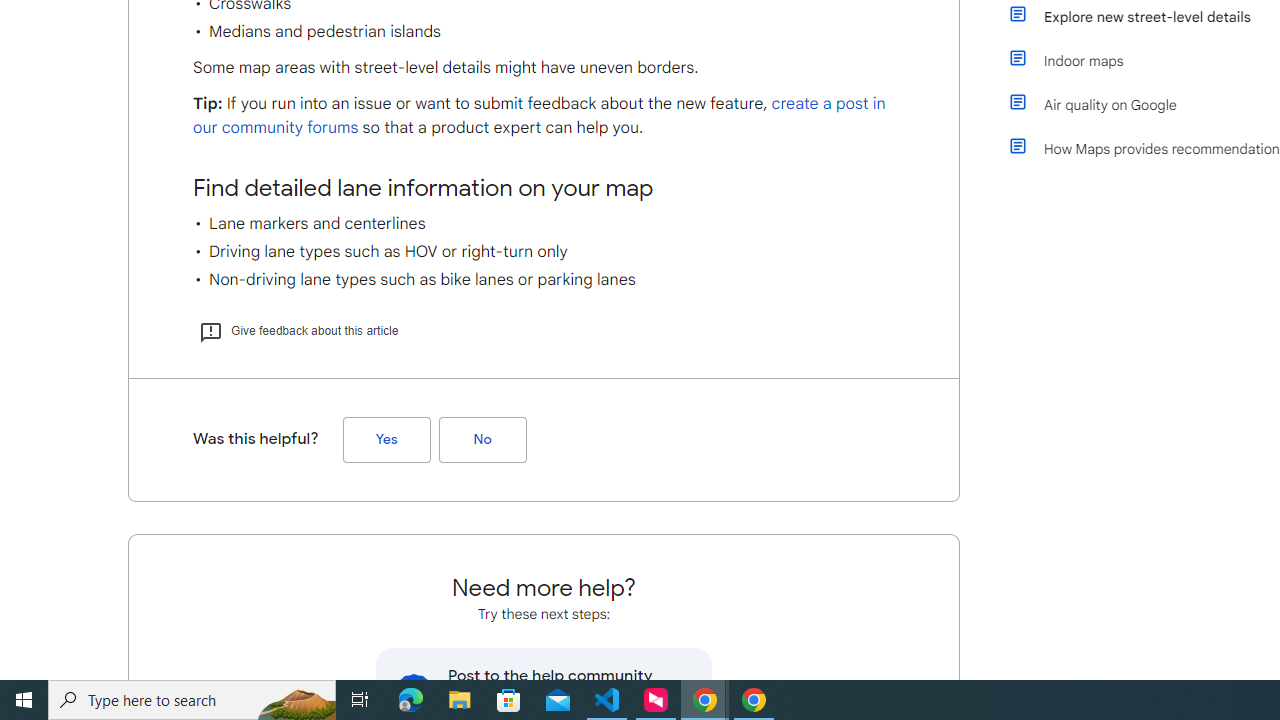  Describe the element at coordinates (297, 329) in the screenshot. I see `'Give feedback about this article'` at that location.